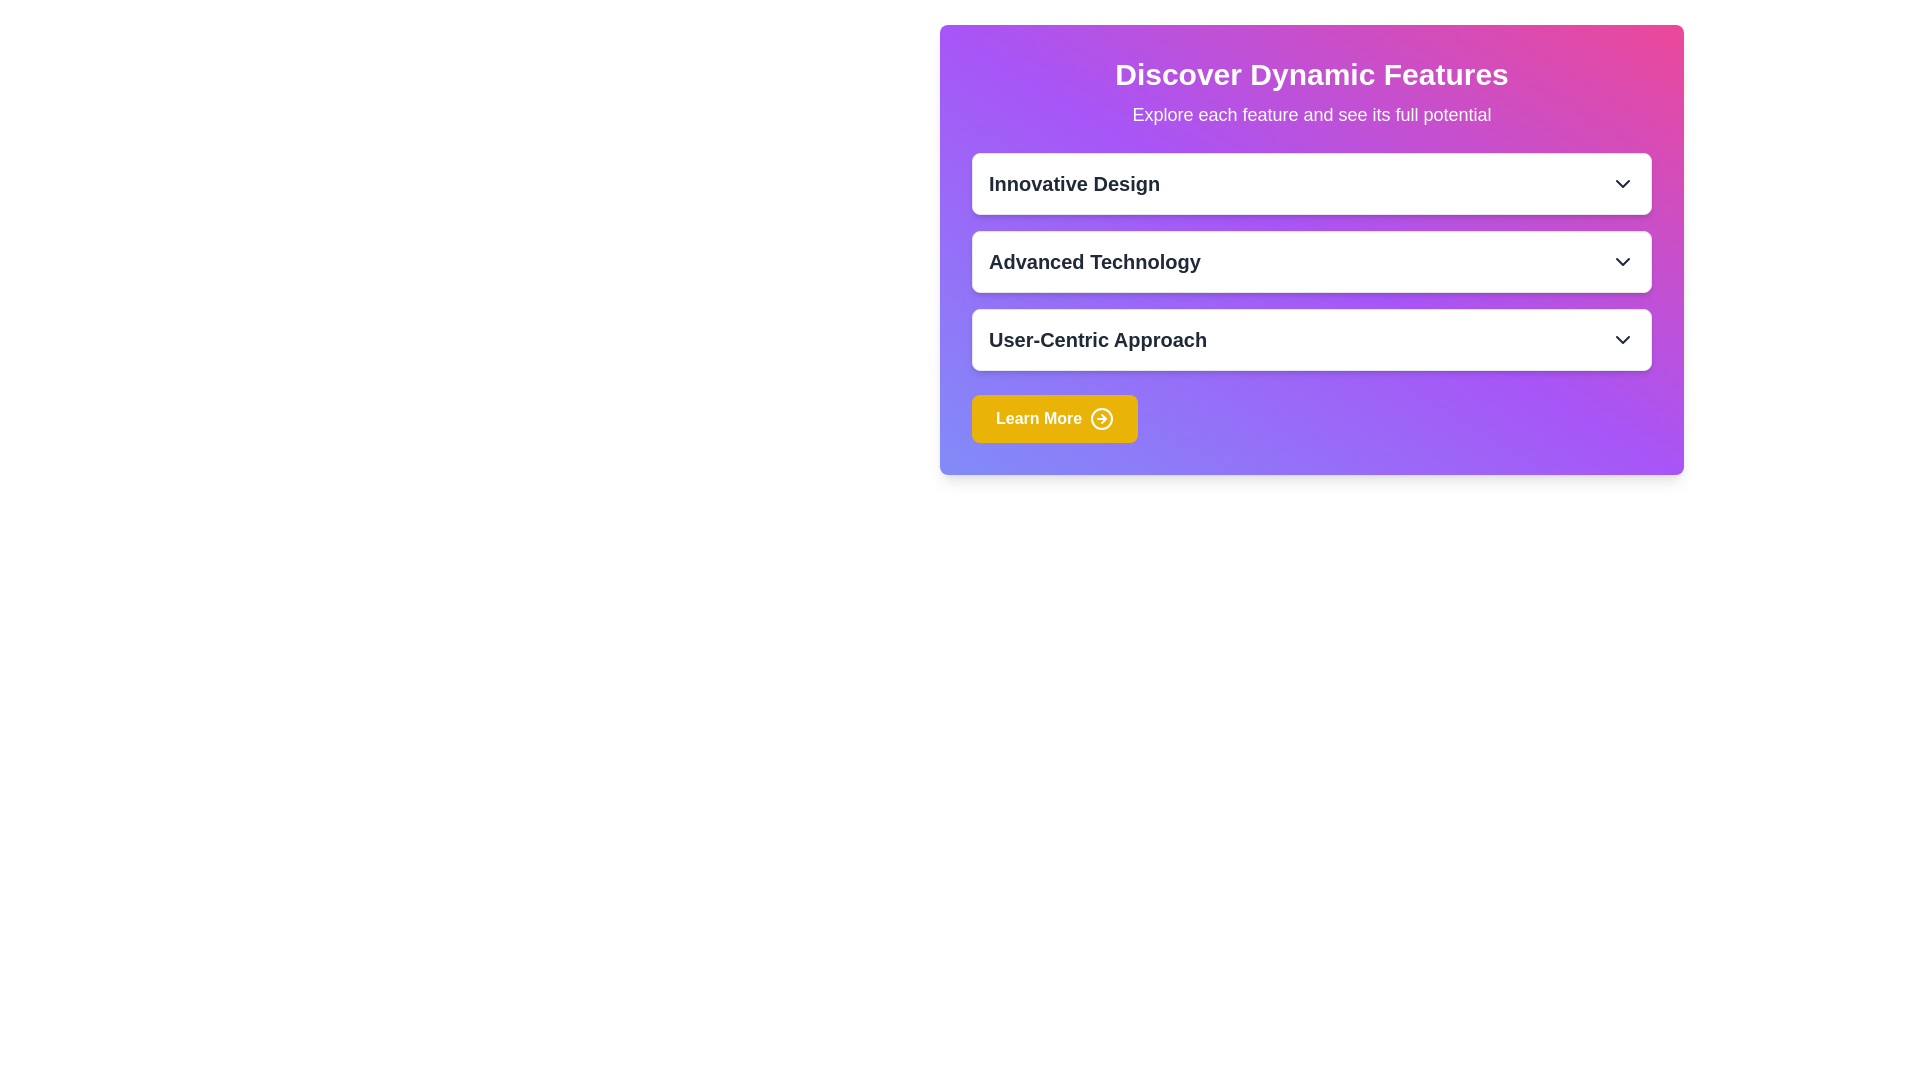 The height and width of the screenshot is (1080, 1920). Describe the element at coordinates (1622, 261) in the screenshot. I see `the dropdown indicator icon located to the right of the 'Advanced Technology' label` at that location.